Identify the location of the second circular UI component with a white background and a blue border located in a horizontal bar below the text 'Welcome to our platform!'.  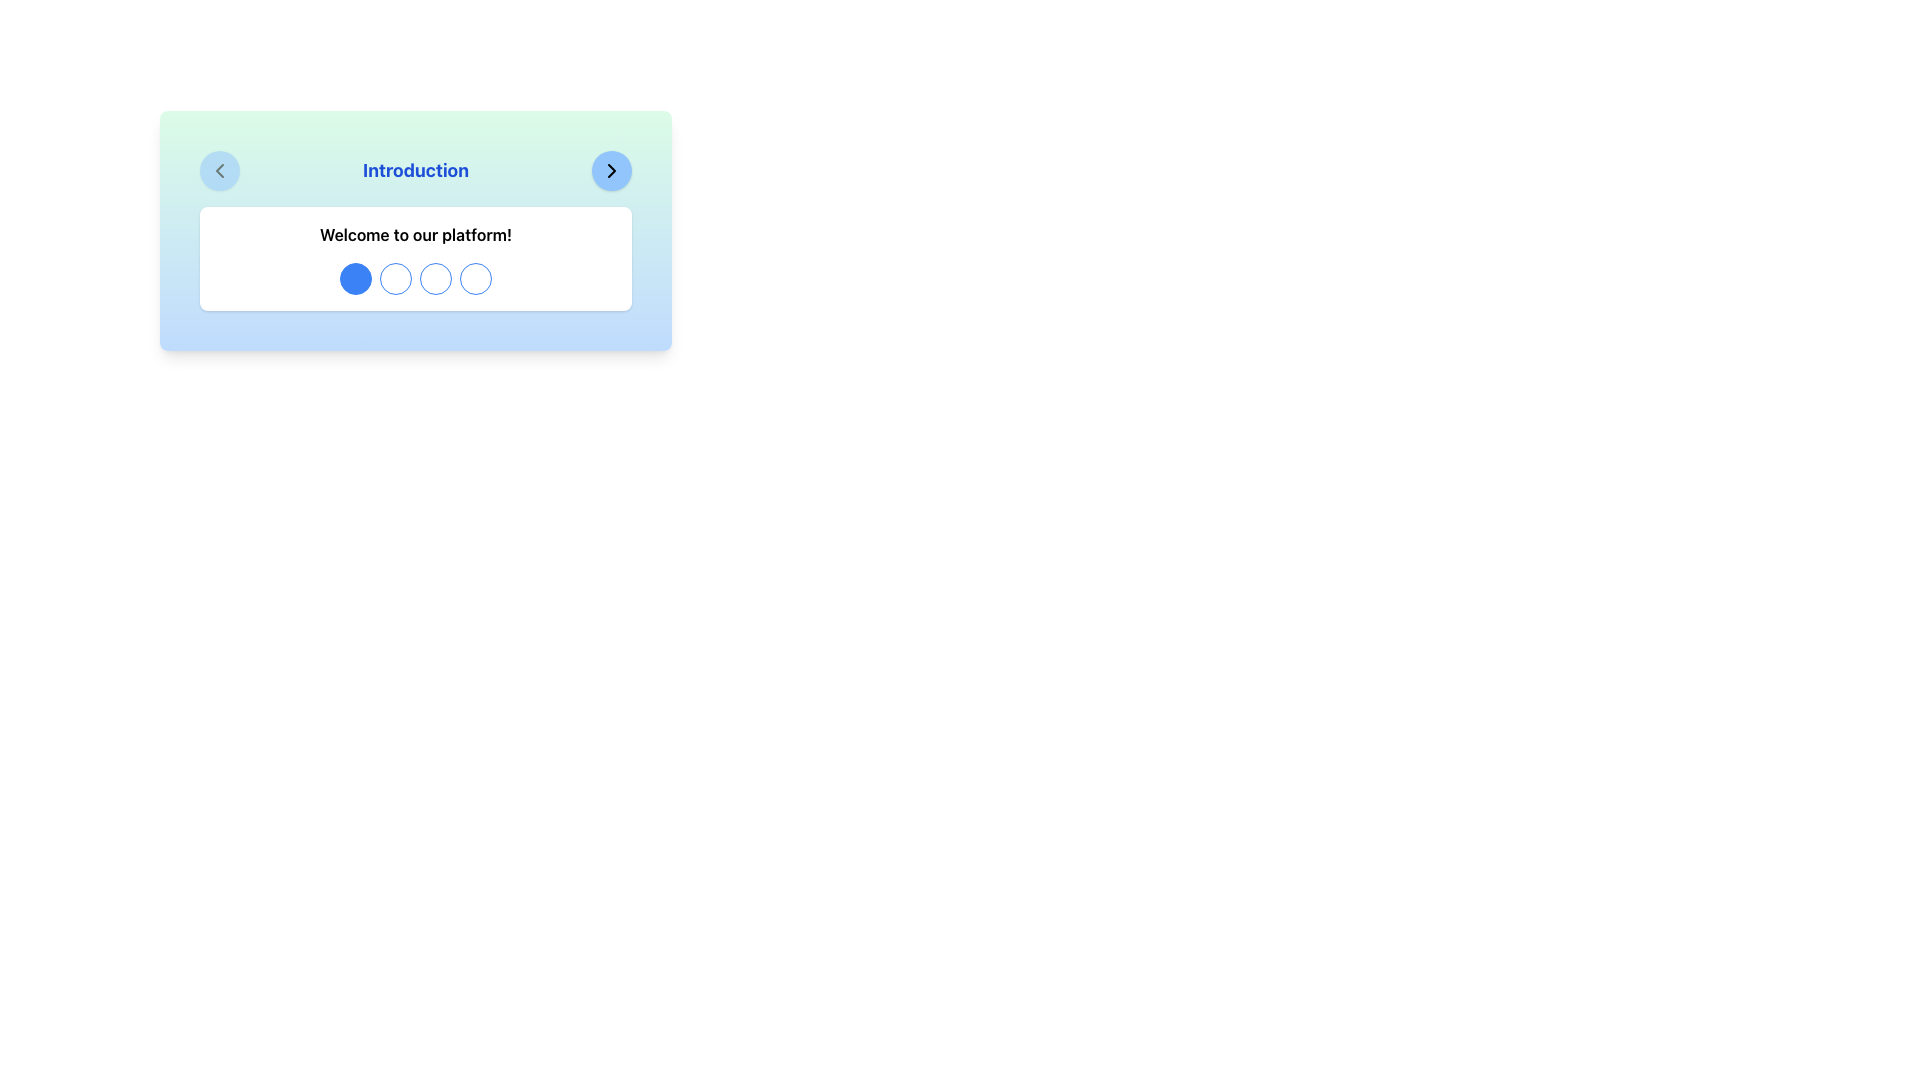
(395, 278).